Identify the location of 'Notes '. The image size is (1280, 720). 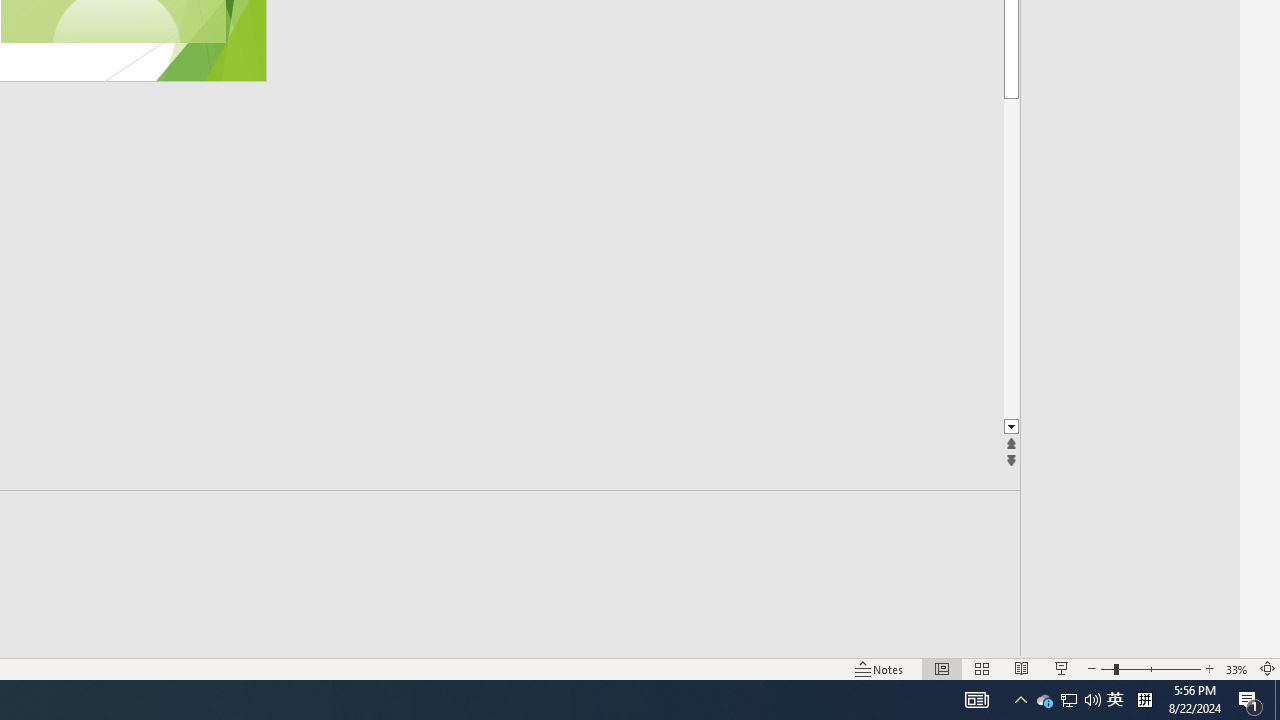
(879, 669).